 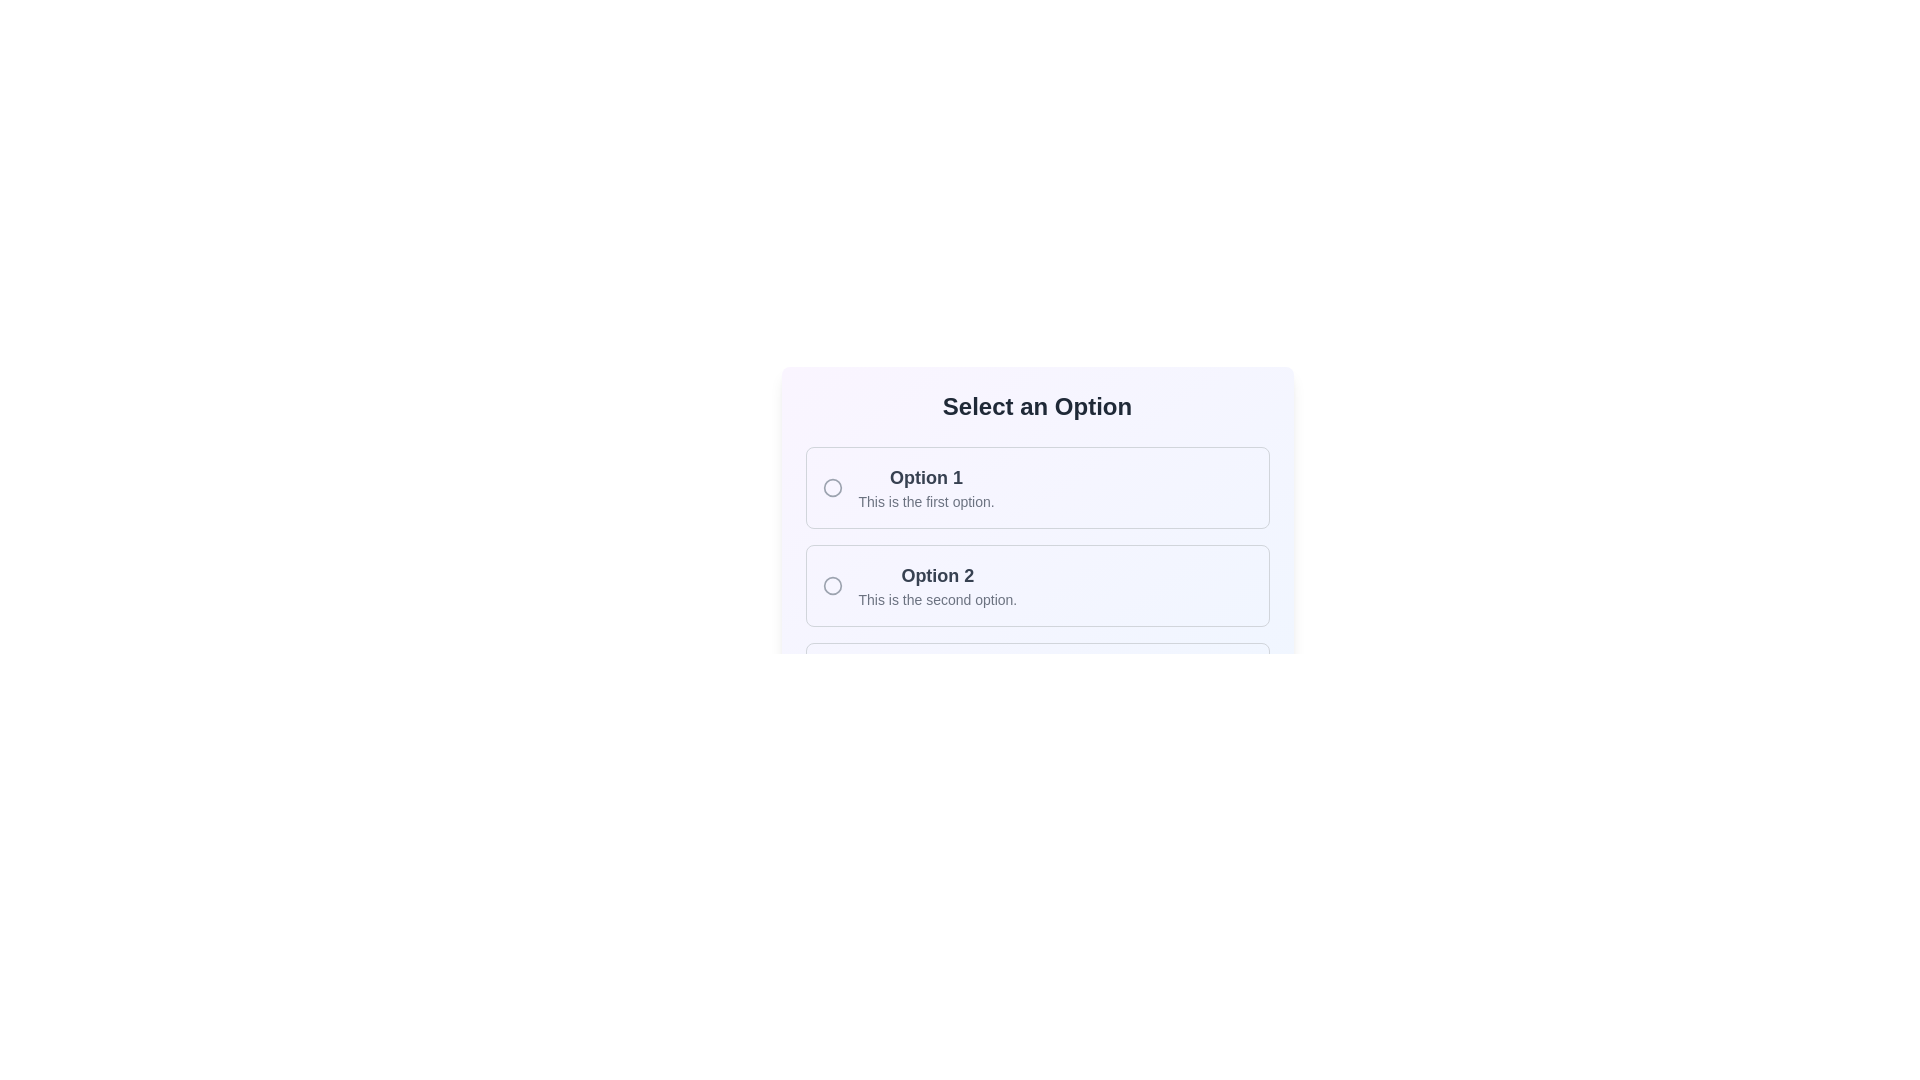 I want to click on the static text element that provides a description related to 'Option 2', located directly below the bolded 'Option 2' text, so click(x=936, y=599).